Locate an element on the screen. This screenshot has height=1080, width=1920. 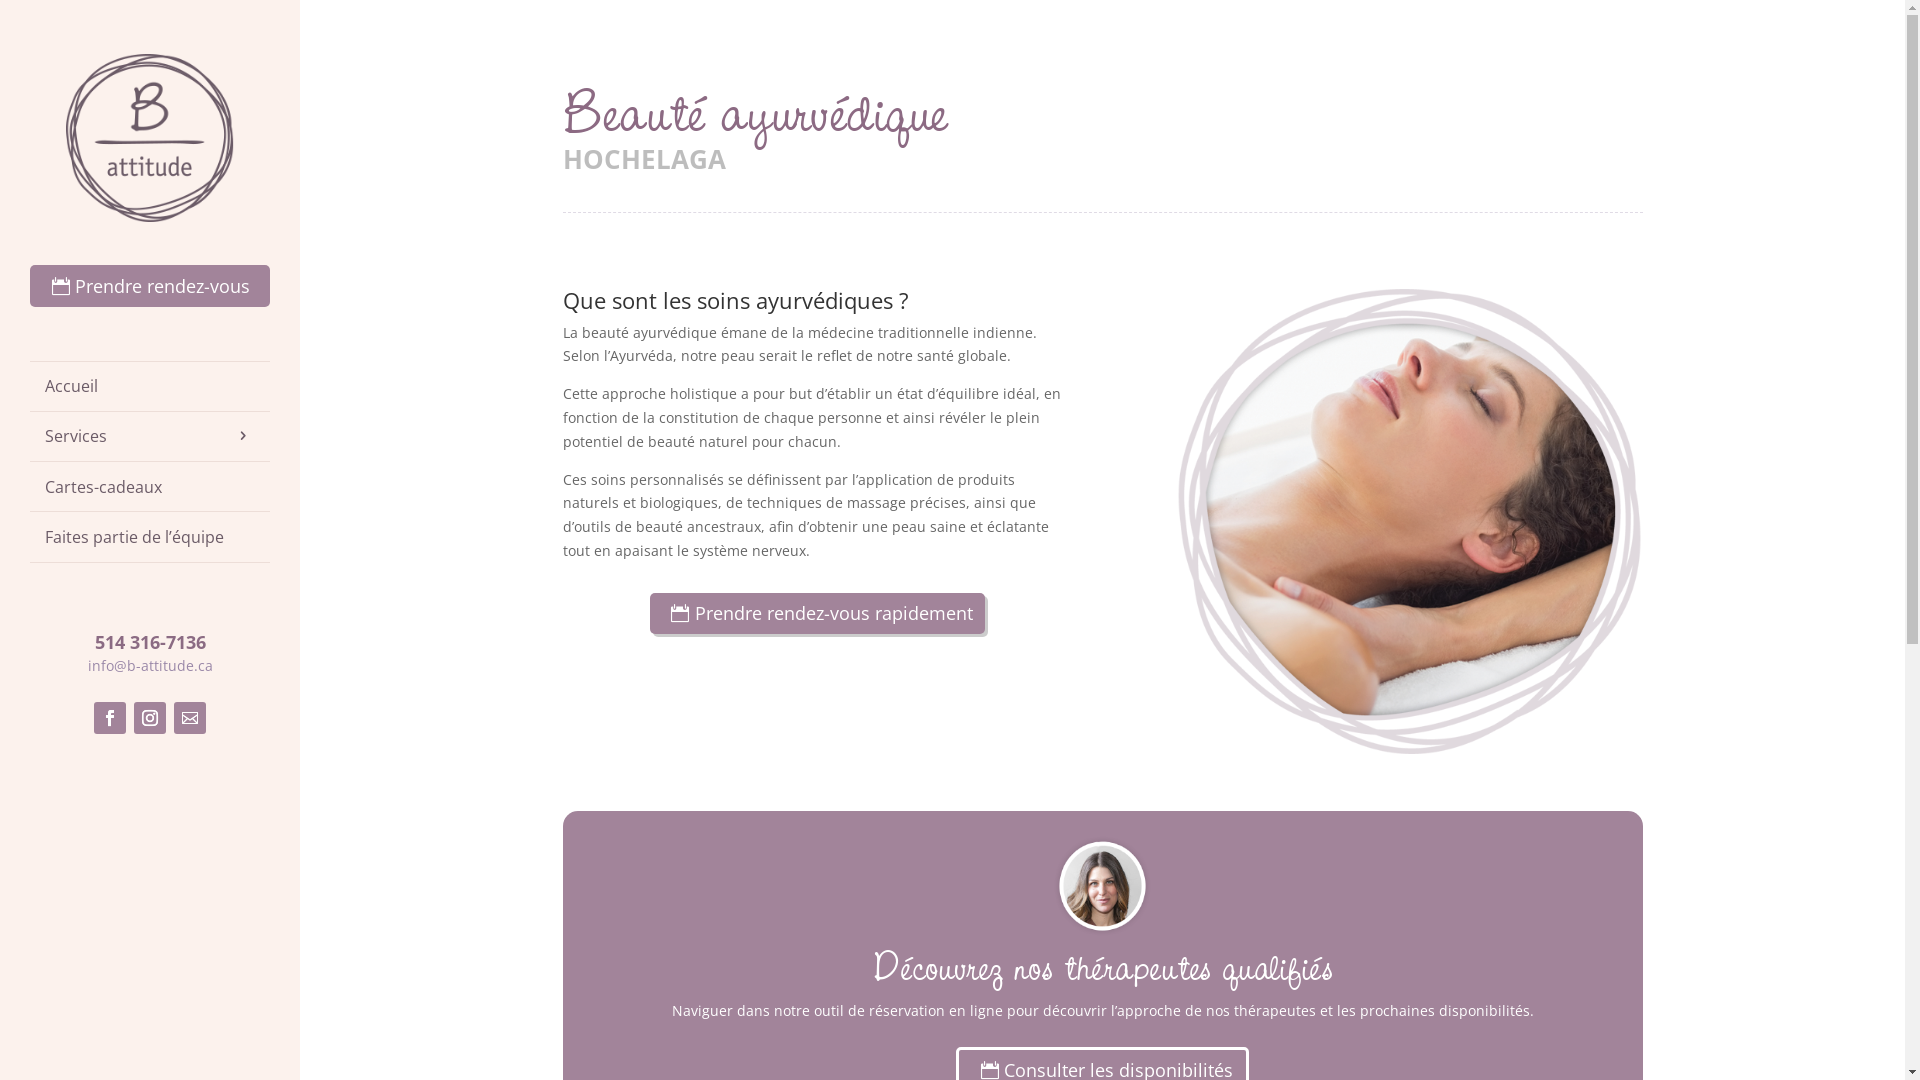
'ba_logo' is located at coordinates (148, 137).